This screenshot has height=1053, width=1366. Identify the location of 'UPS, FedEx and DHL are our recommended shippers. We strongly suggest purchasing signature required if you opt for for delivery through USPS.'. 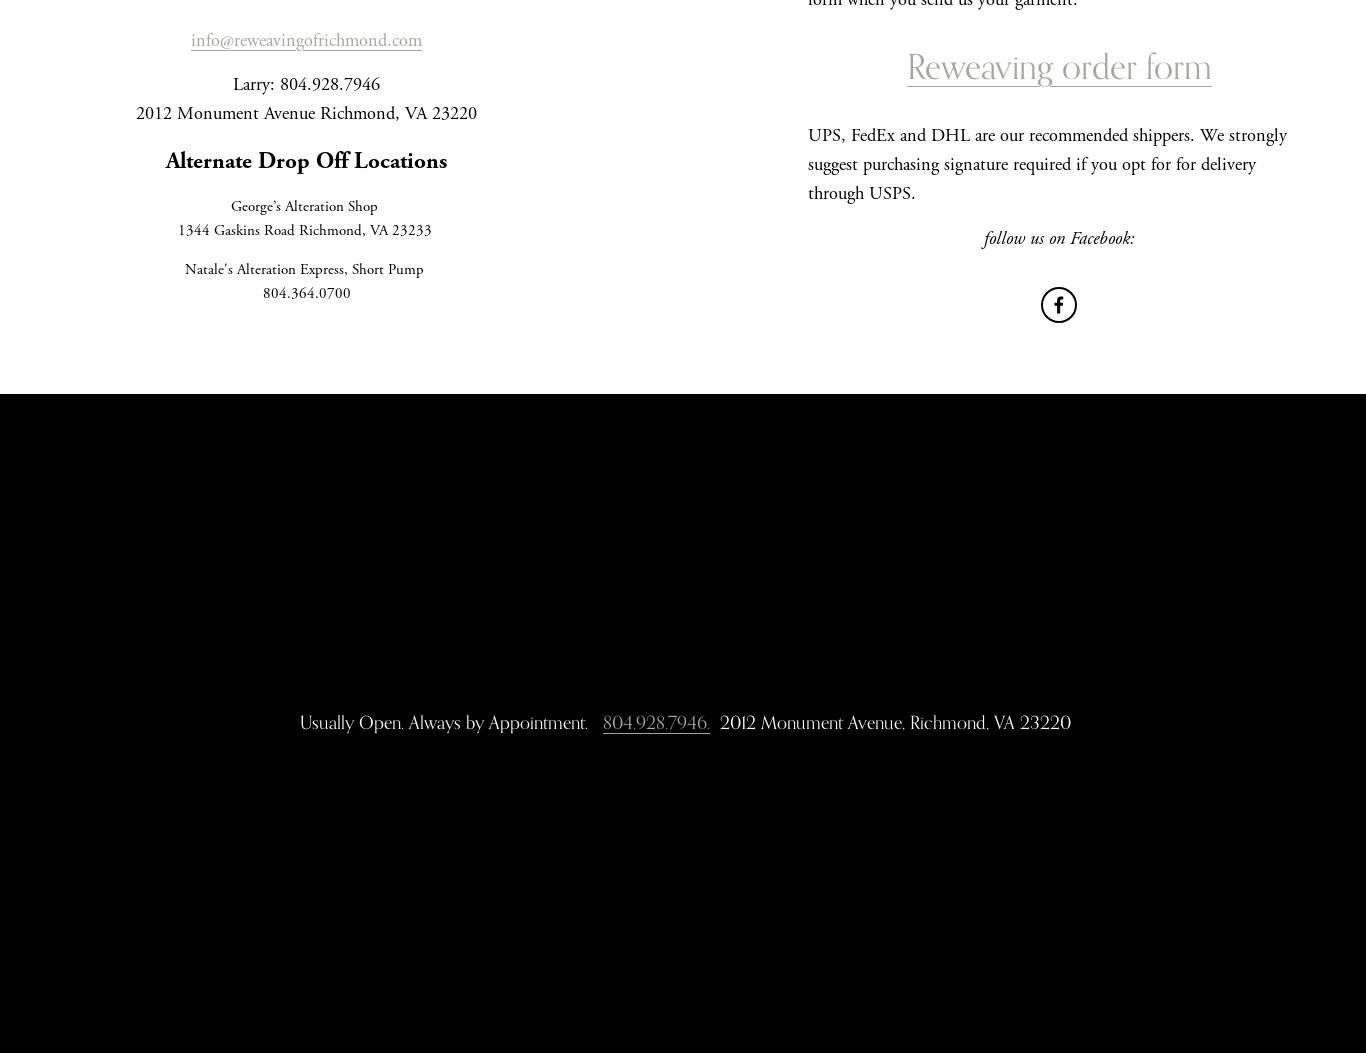
(1047, 162).